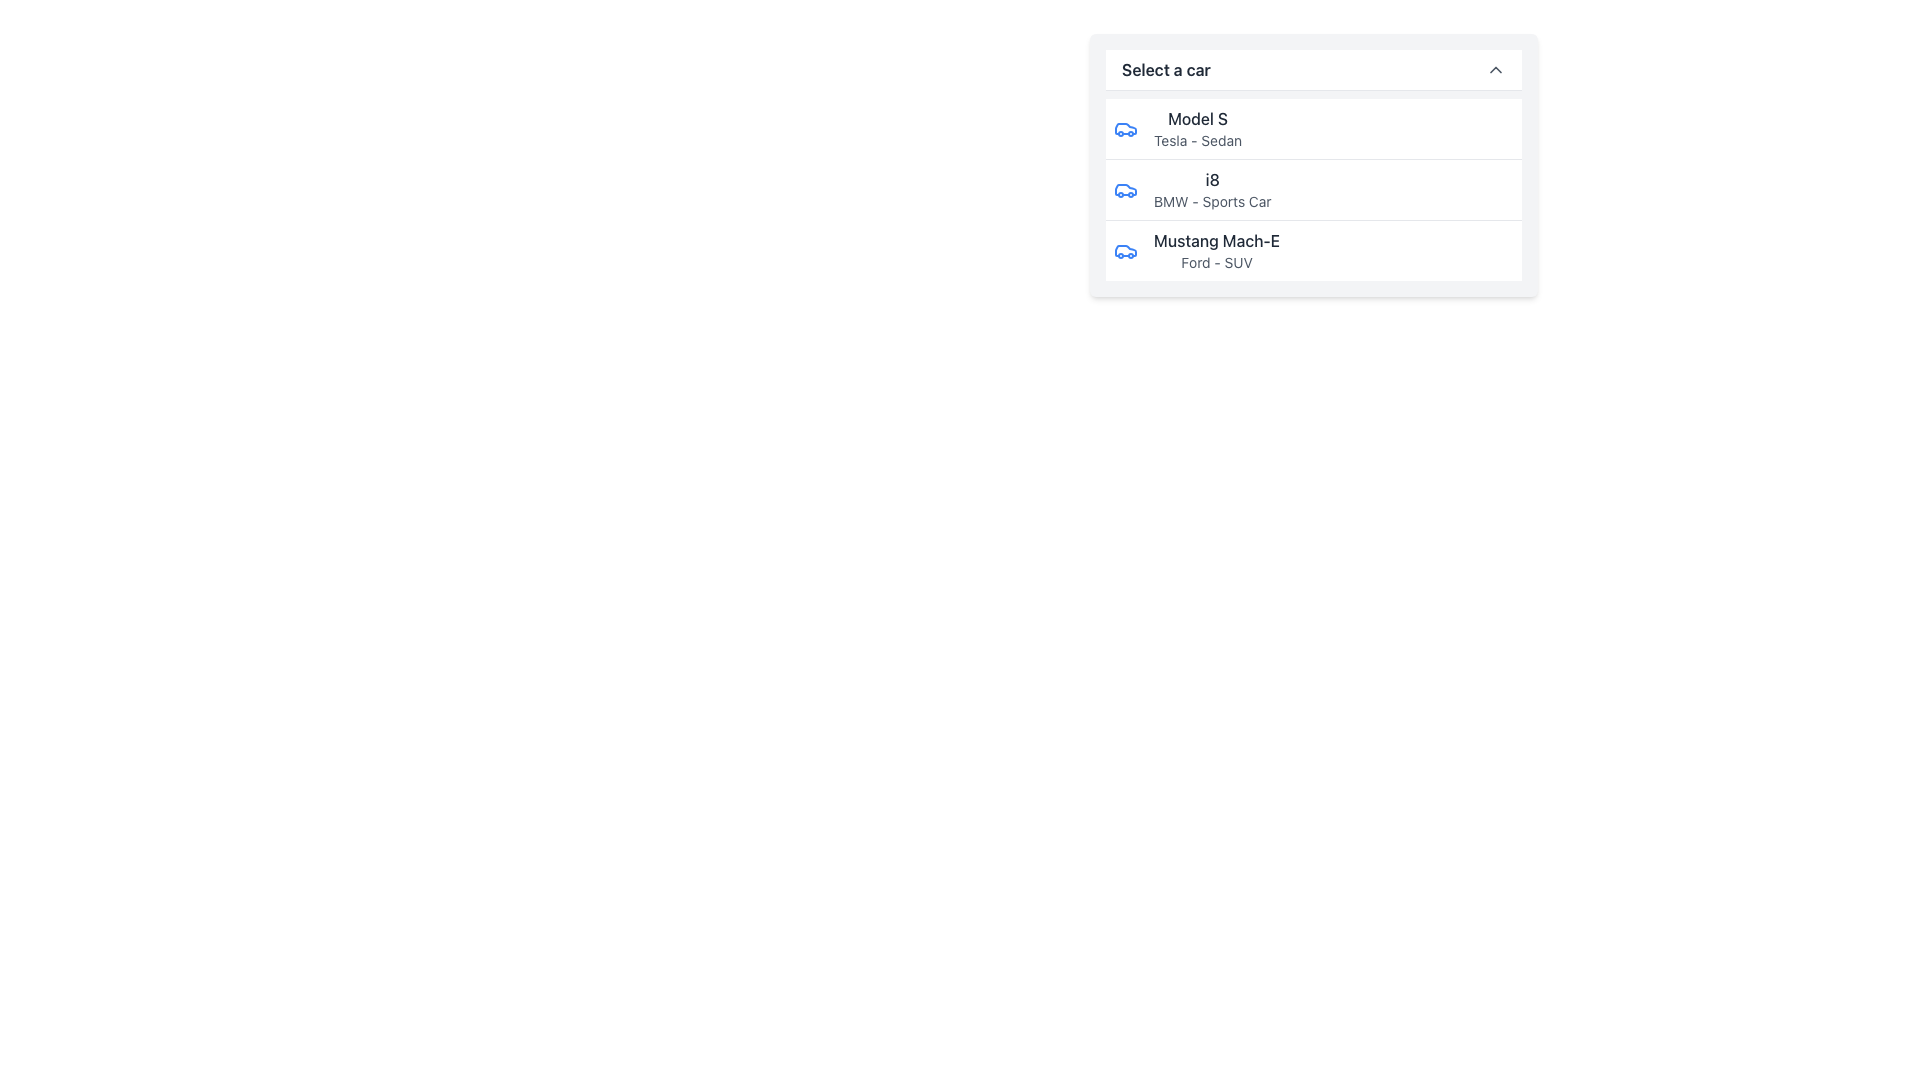 The width and height of the screenshot is (1920, 1080). I want to click on text label displaying information about the car model 'Model S' and its type description 'Tesla - Sedan' located in the dropdown menu under 'Select a car', so click(1198, 128).